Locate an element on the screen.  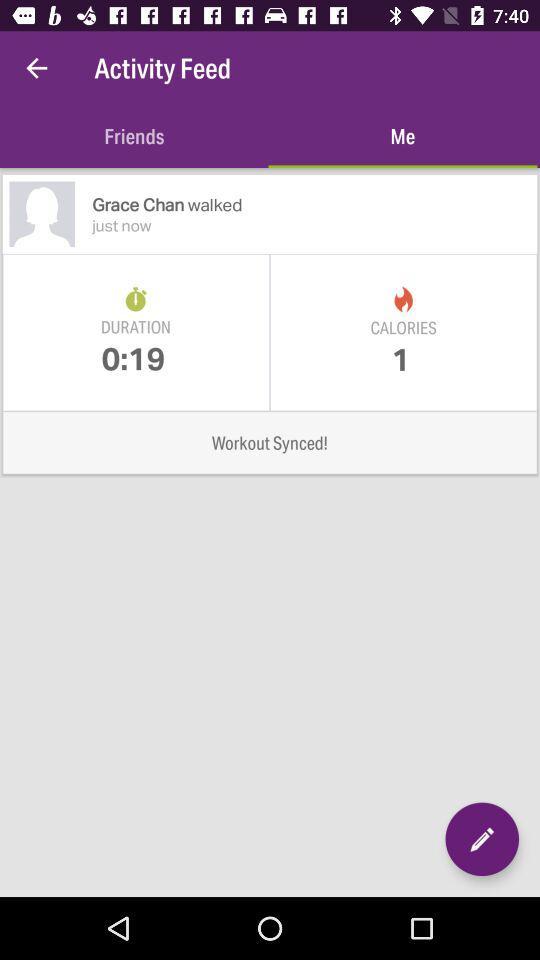
icon at the bottom right corner is located at coordinates (481, 839).